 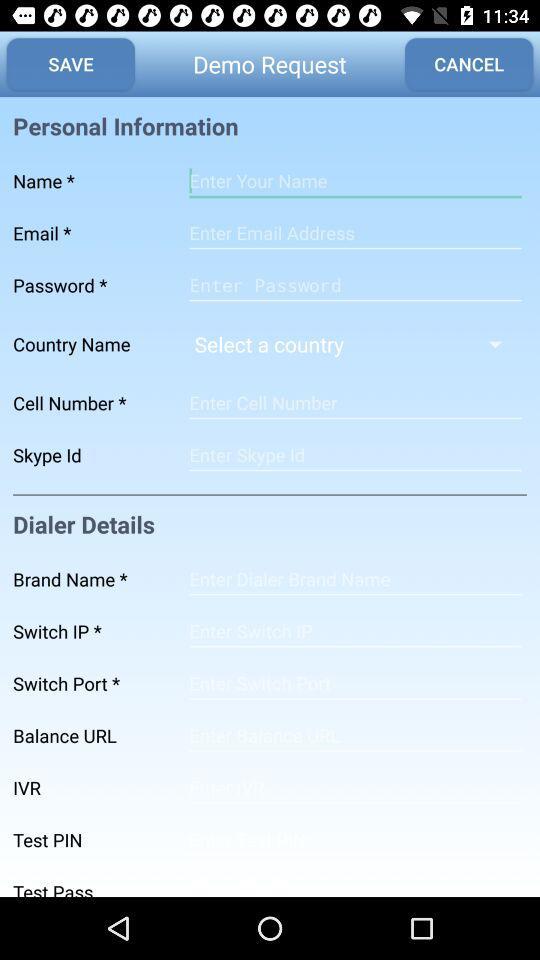 What do you see at coordinates (354, 402) in the screenshot?
I see `text input option` at bounding box center [354, 402].